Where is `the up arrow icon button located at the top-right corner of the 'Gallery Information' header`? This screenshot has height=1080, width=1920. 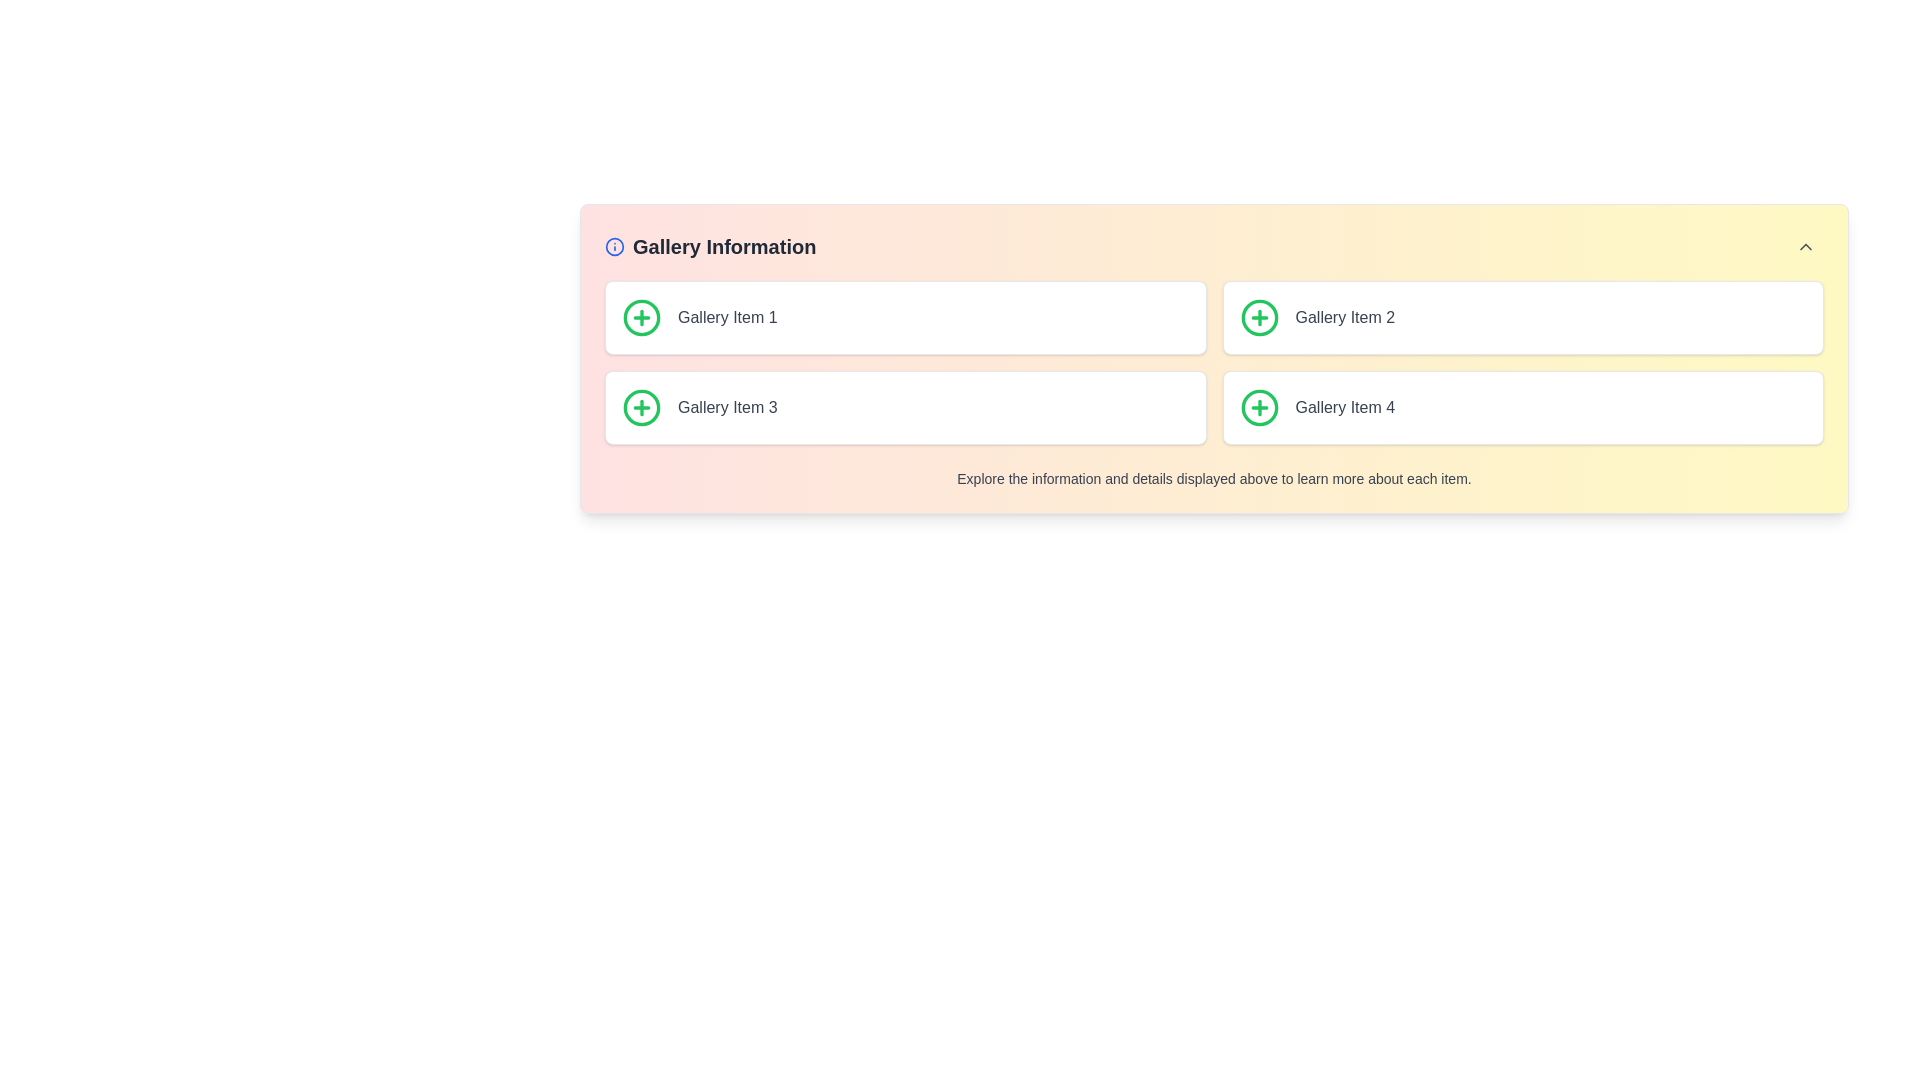 the up arrow icon button located at the top-right corner of the 'Gallery Information' header is located at coordinates (1805, 245).